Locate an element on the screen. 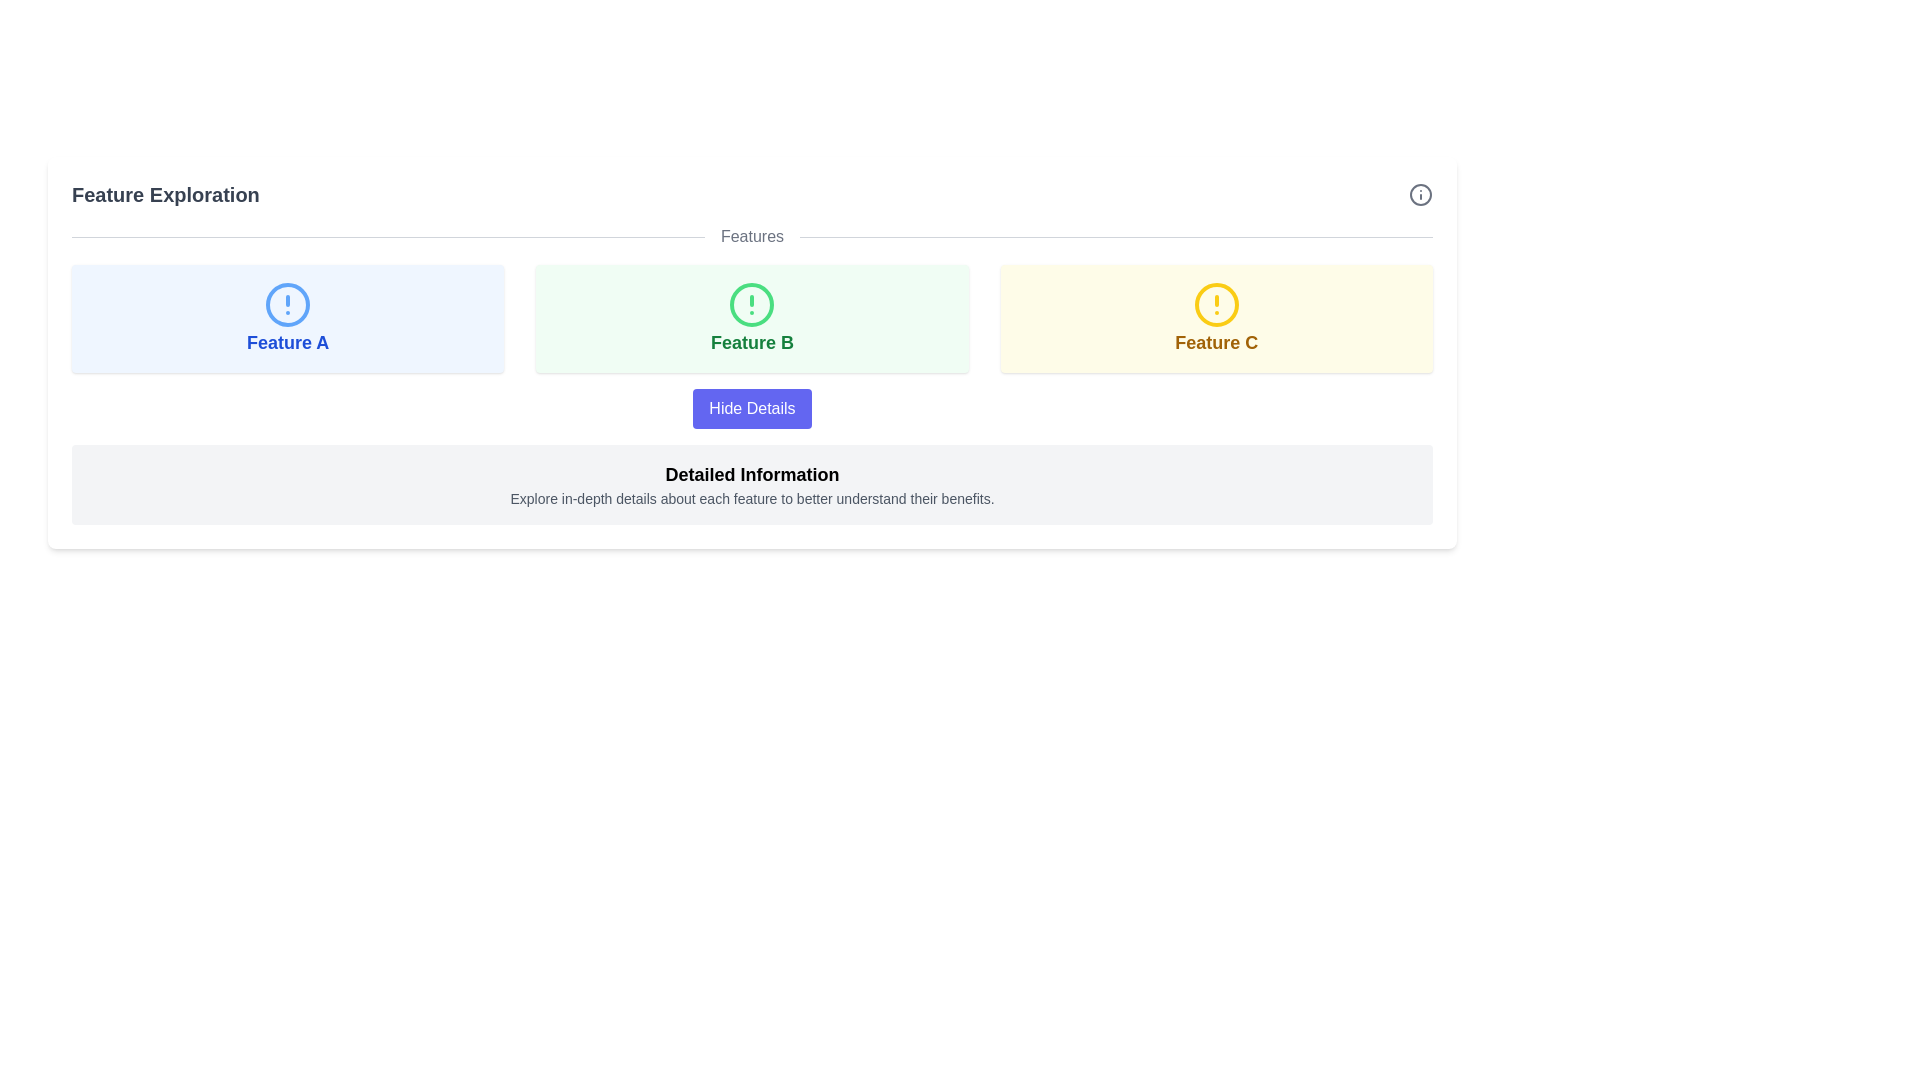 The image size is (1920, 1080). the circular informational icon in the upper-right corner of the interface is located at coordinates (1419, 195).